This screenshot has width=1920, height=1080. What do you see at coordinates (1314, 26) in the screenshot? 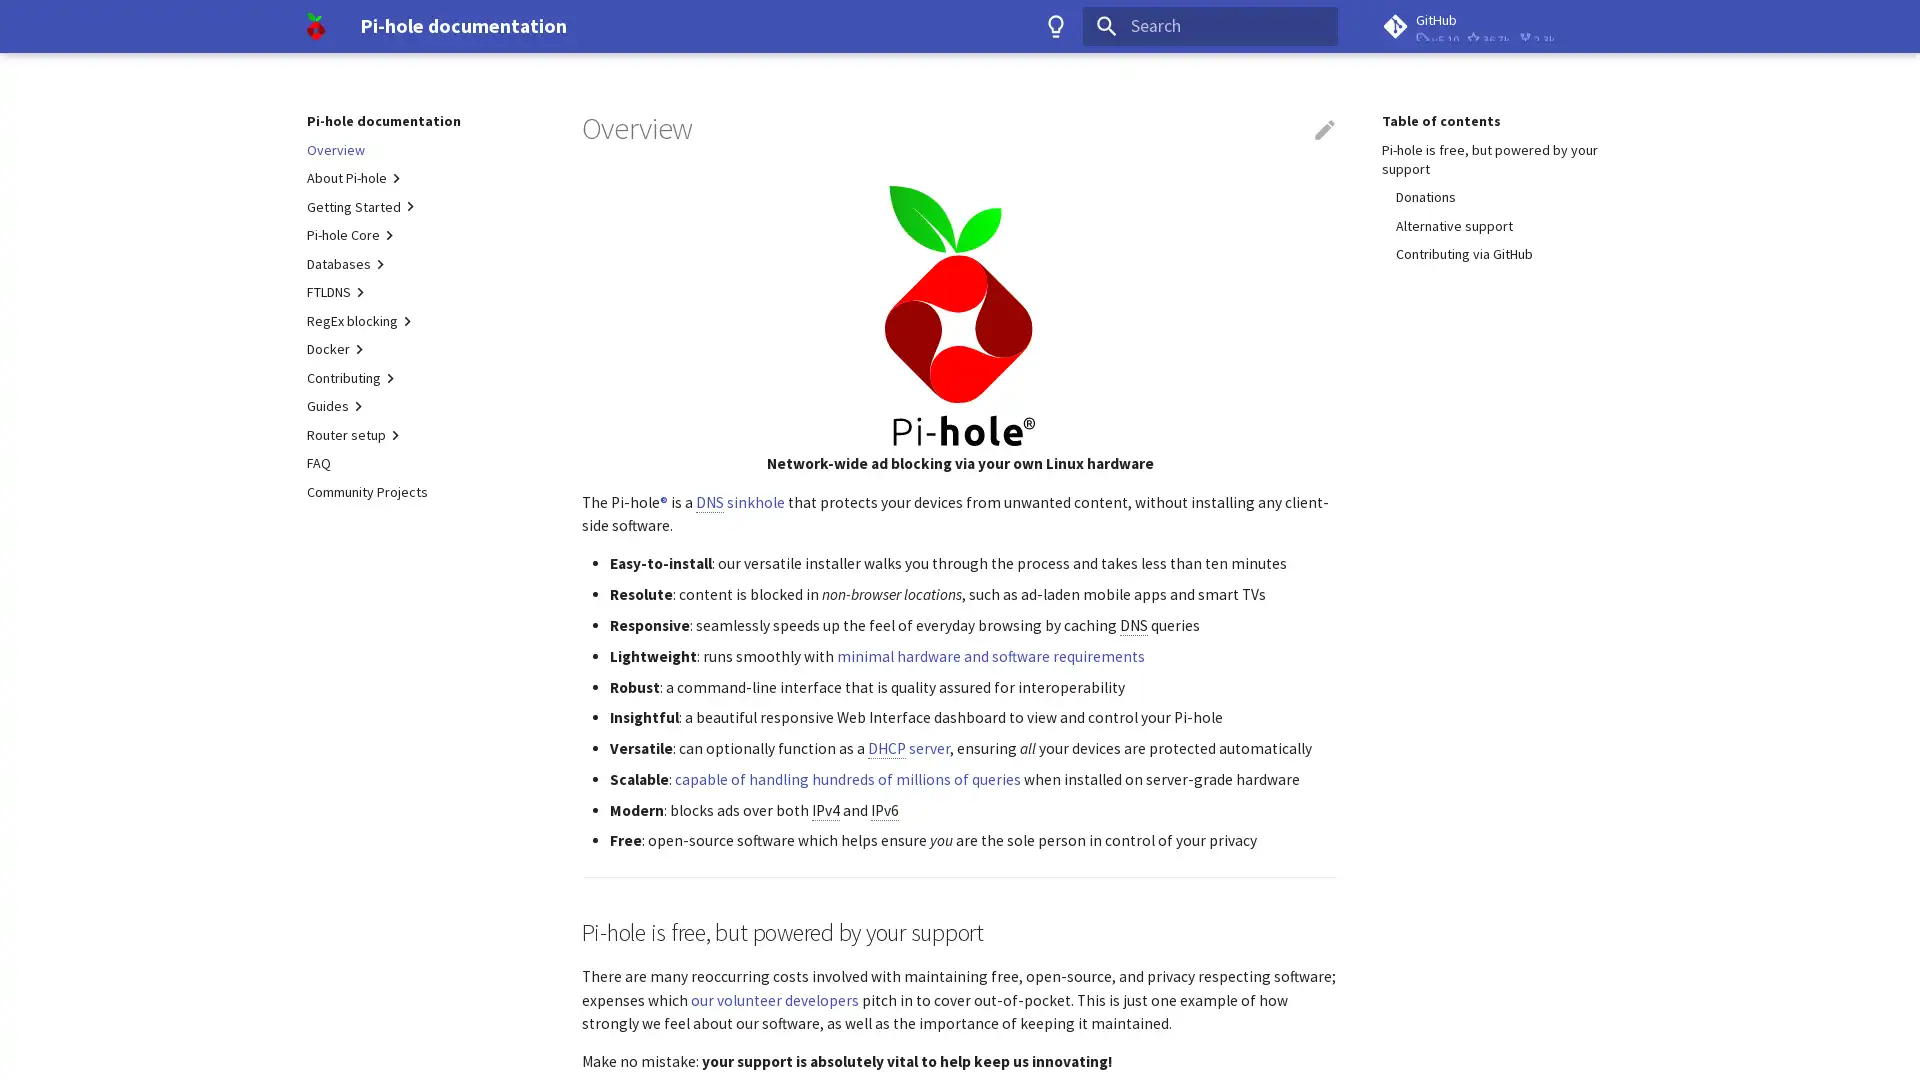
I see `Clear` at bounding box center [1314, 26].